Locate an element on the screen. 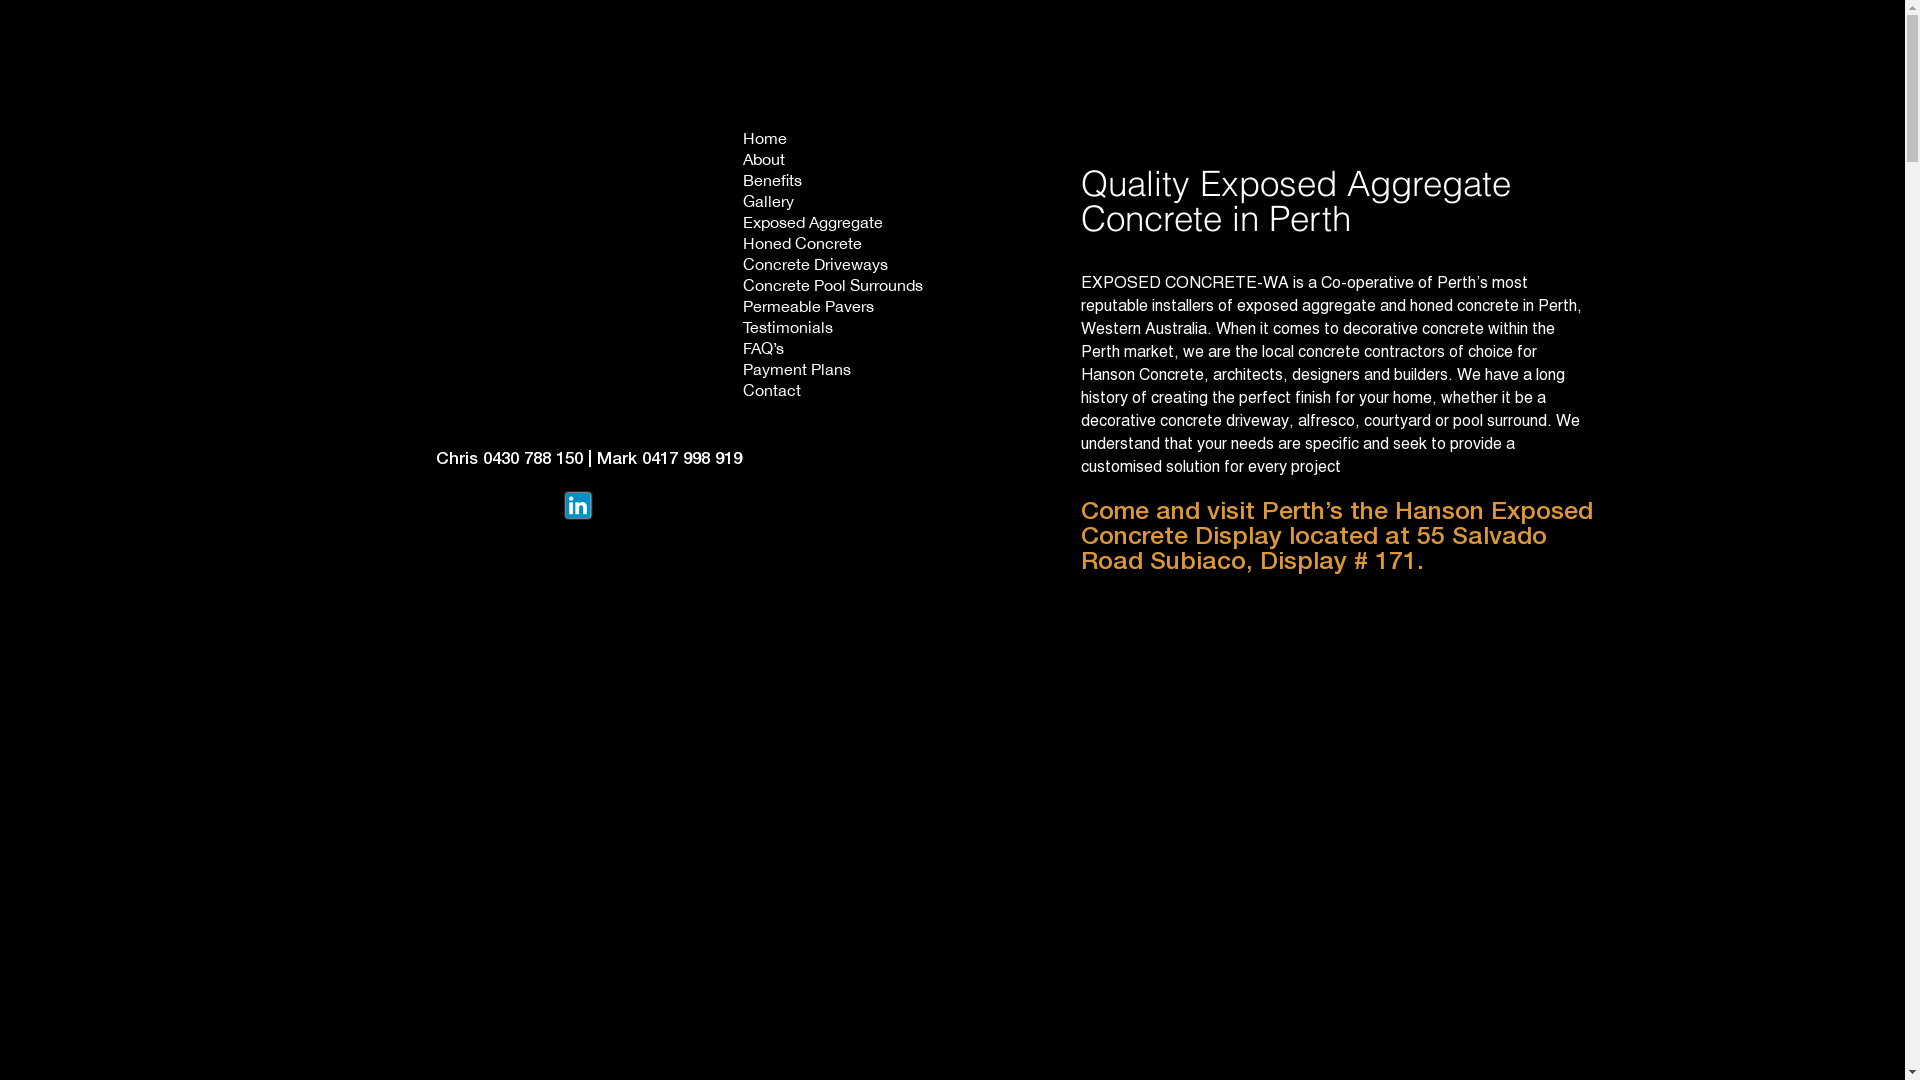 This screenshot has width=1920, height=1080. 'Testimonials' is located at coordinates (833, 328).